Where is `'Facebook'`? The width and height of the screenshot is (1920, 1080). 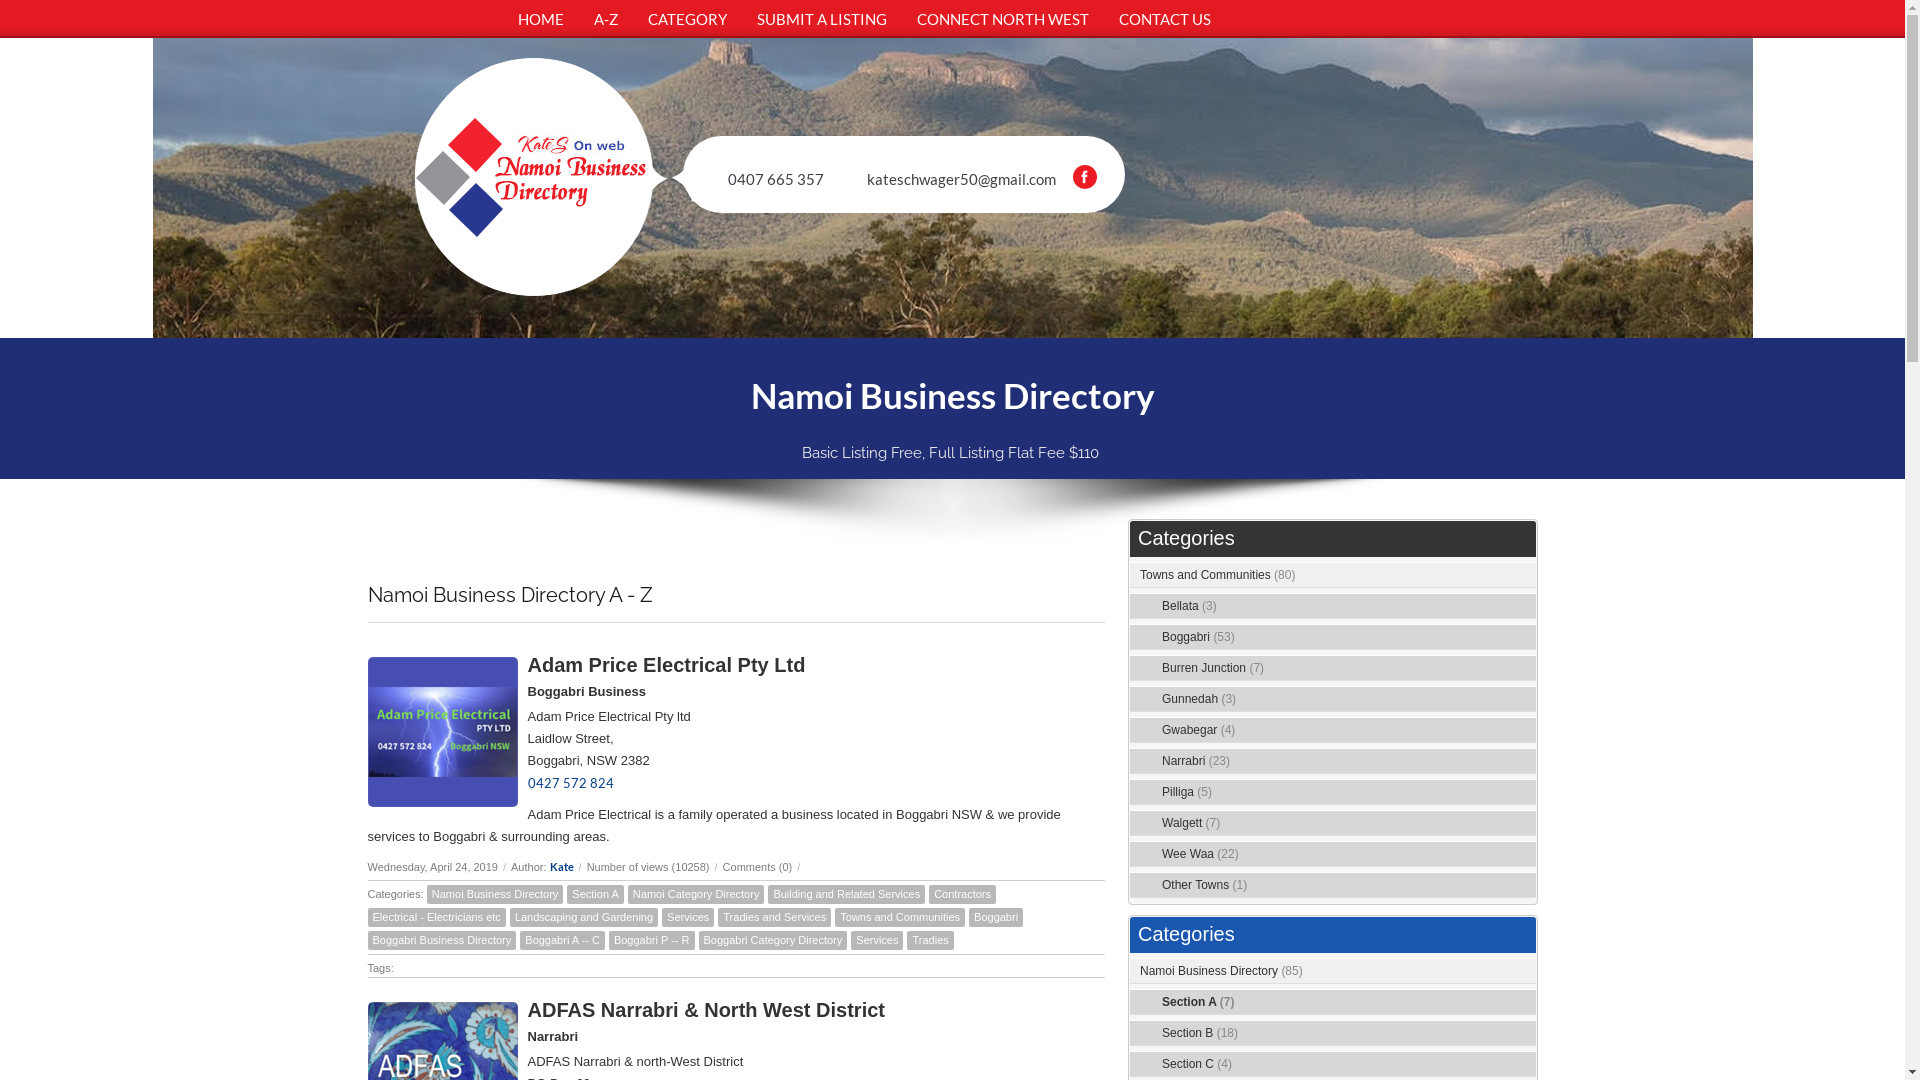 'Facebook' is located at coordinates (1083, 176).